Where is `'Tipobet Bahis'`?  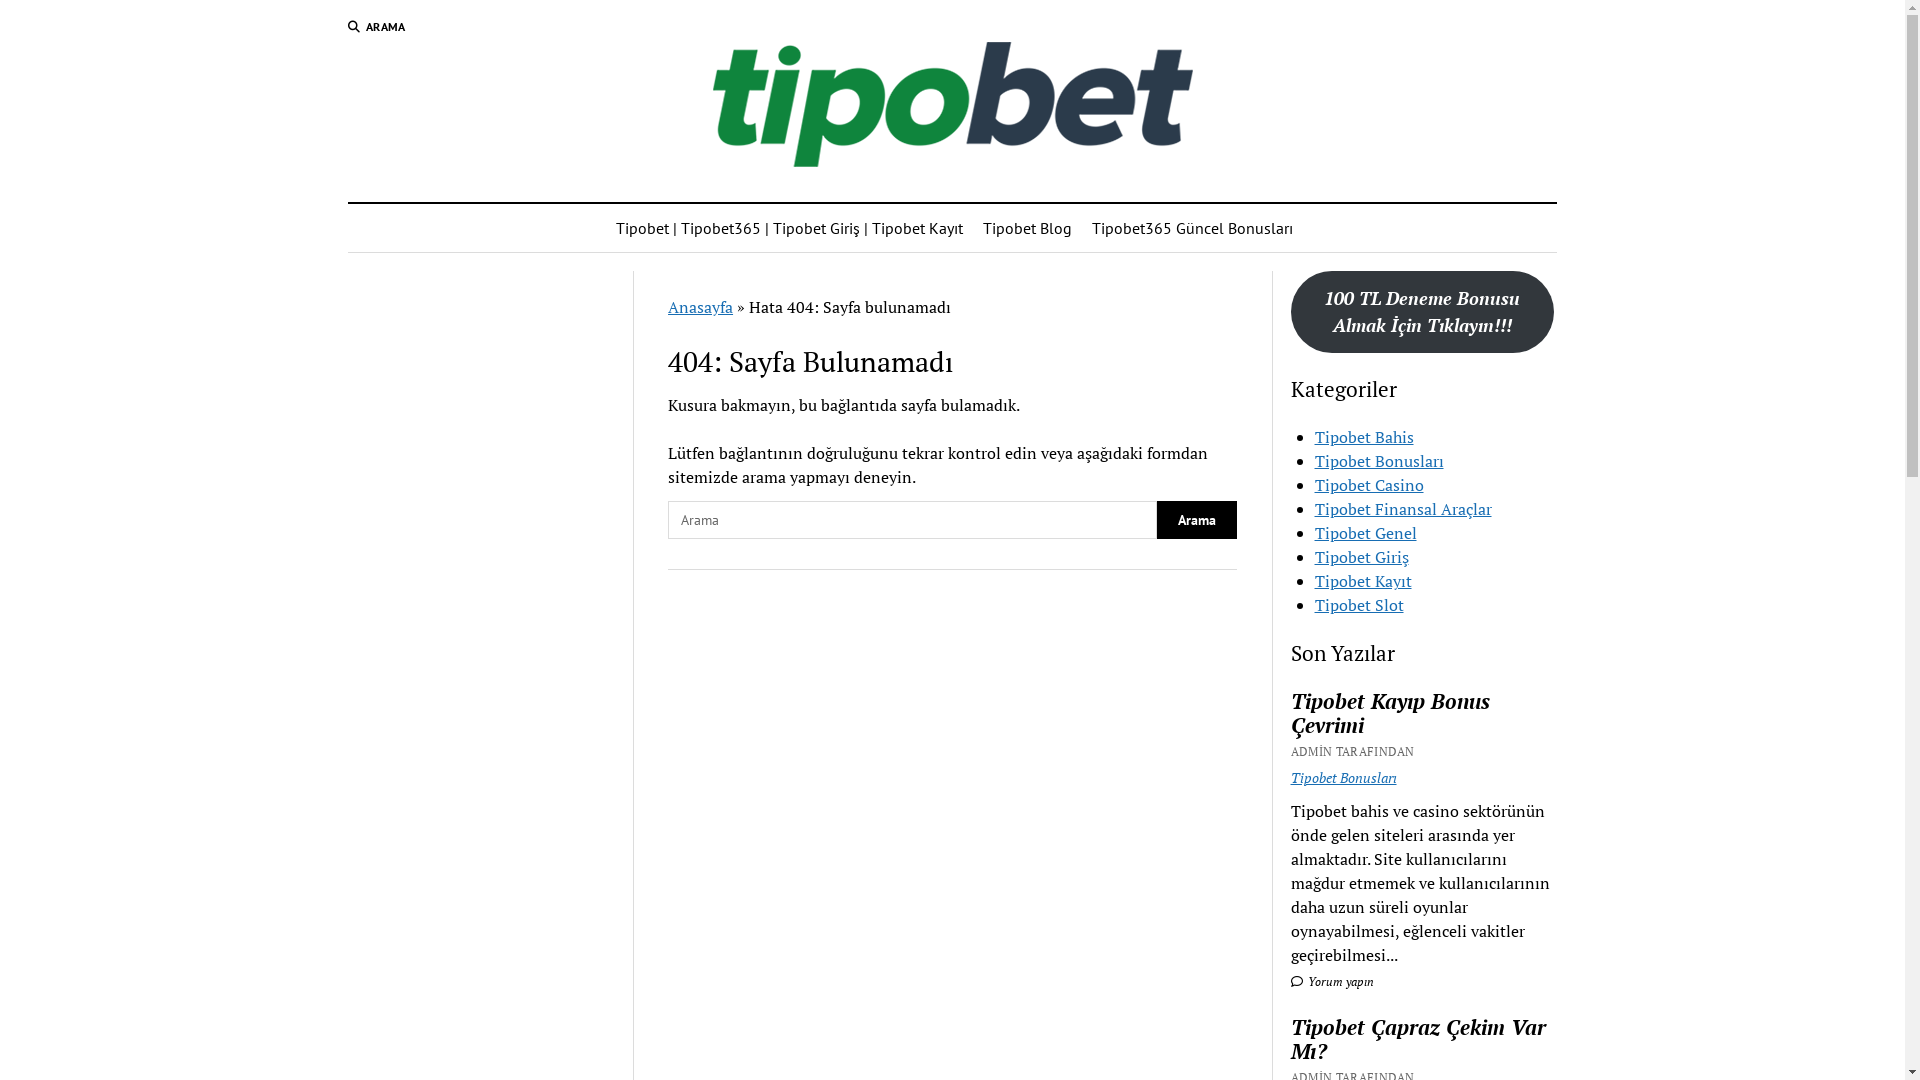
'Tipobet Bahis' is located at coordinates (1363, 435).